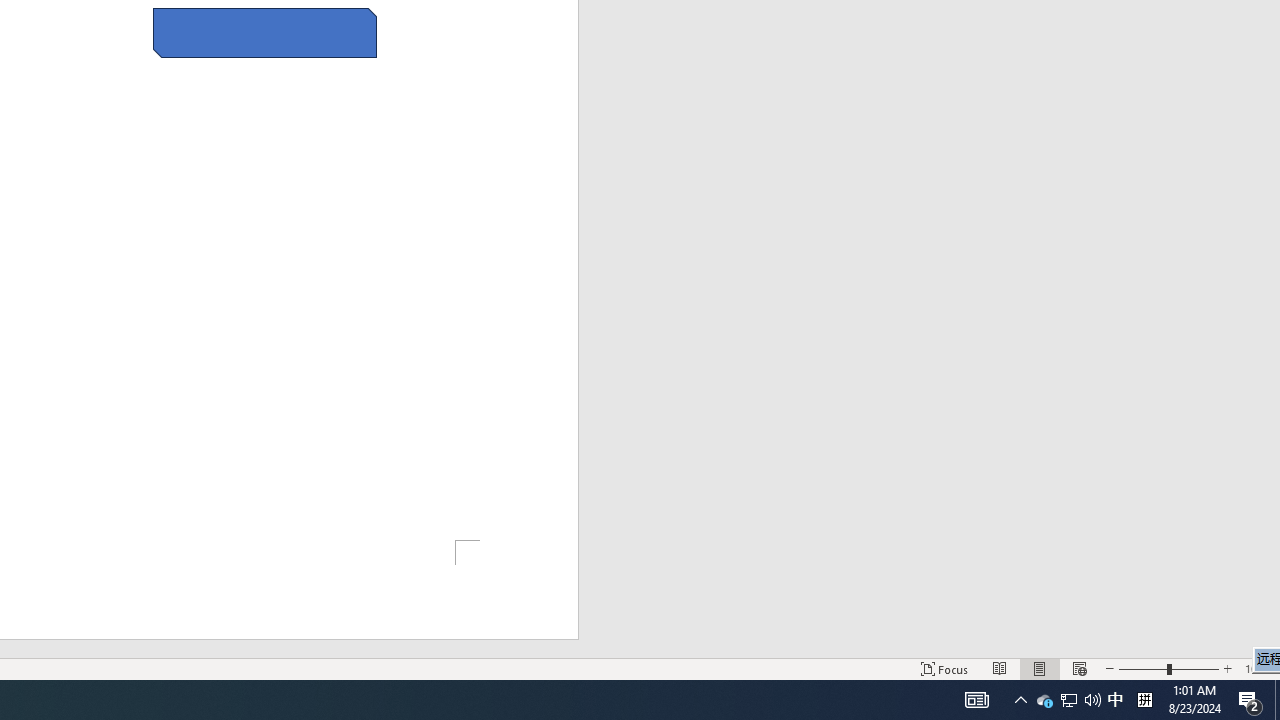  Describe the element at coordinates (1040, 669) in the screenshot. I see `'Print Layout'` at that location.